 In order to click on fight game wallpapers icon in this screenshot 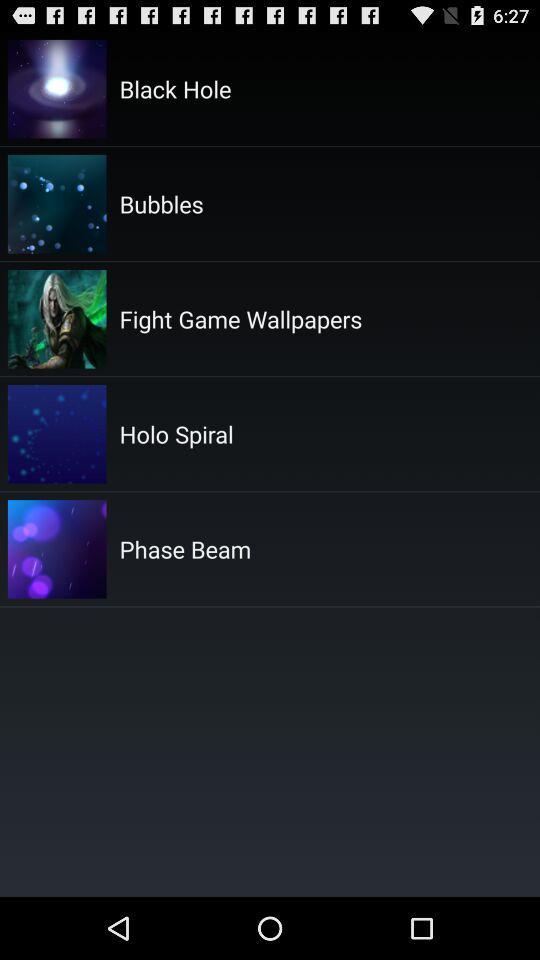, I will do `click(240, 318)`.